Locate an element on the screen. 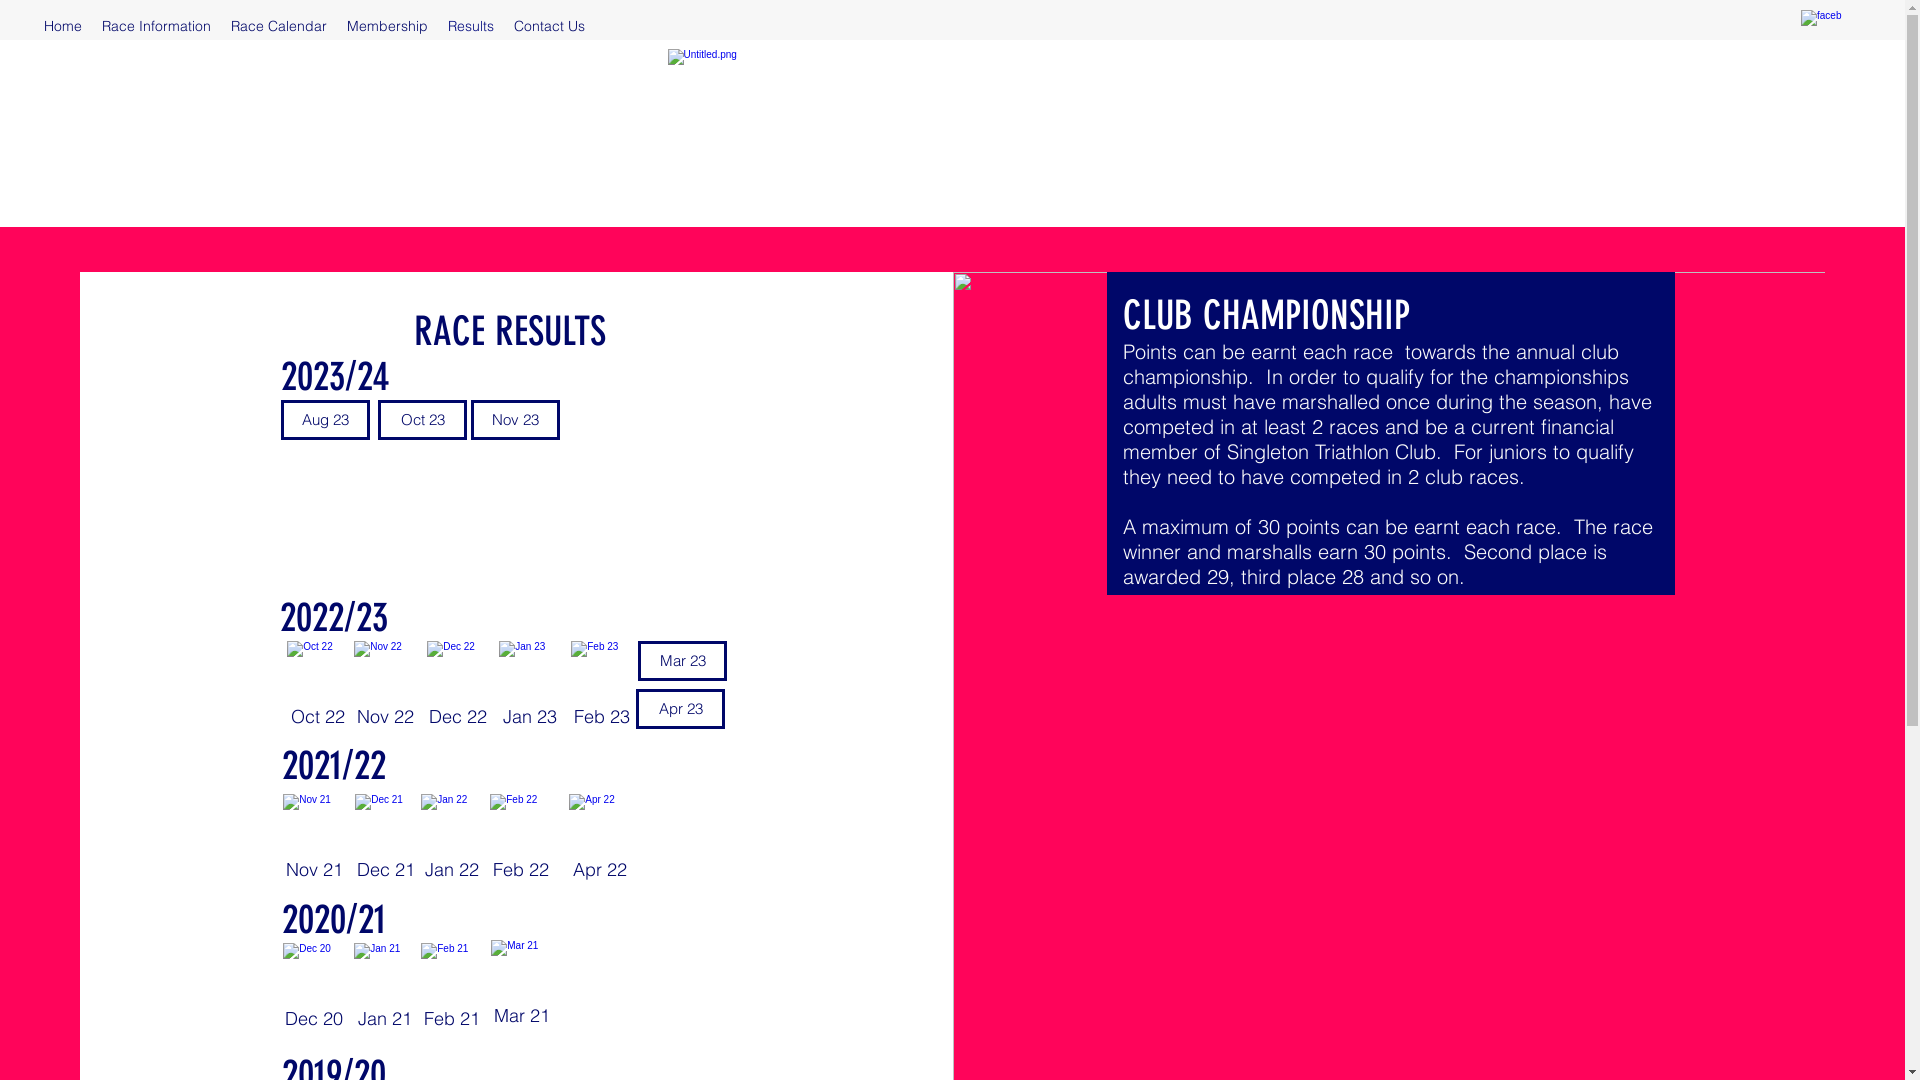 This screenshot has height=1080, width=1920. 'Feb 23' is located at coordinates (600, 688).